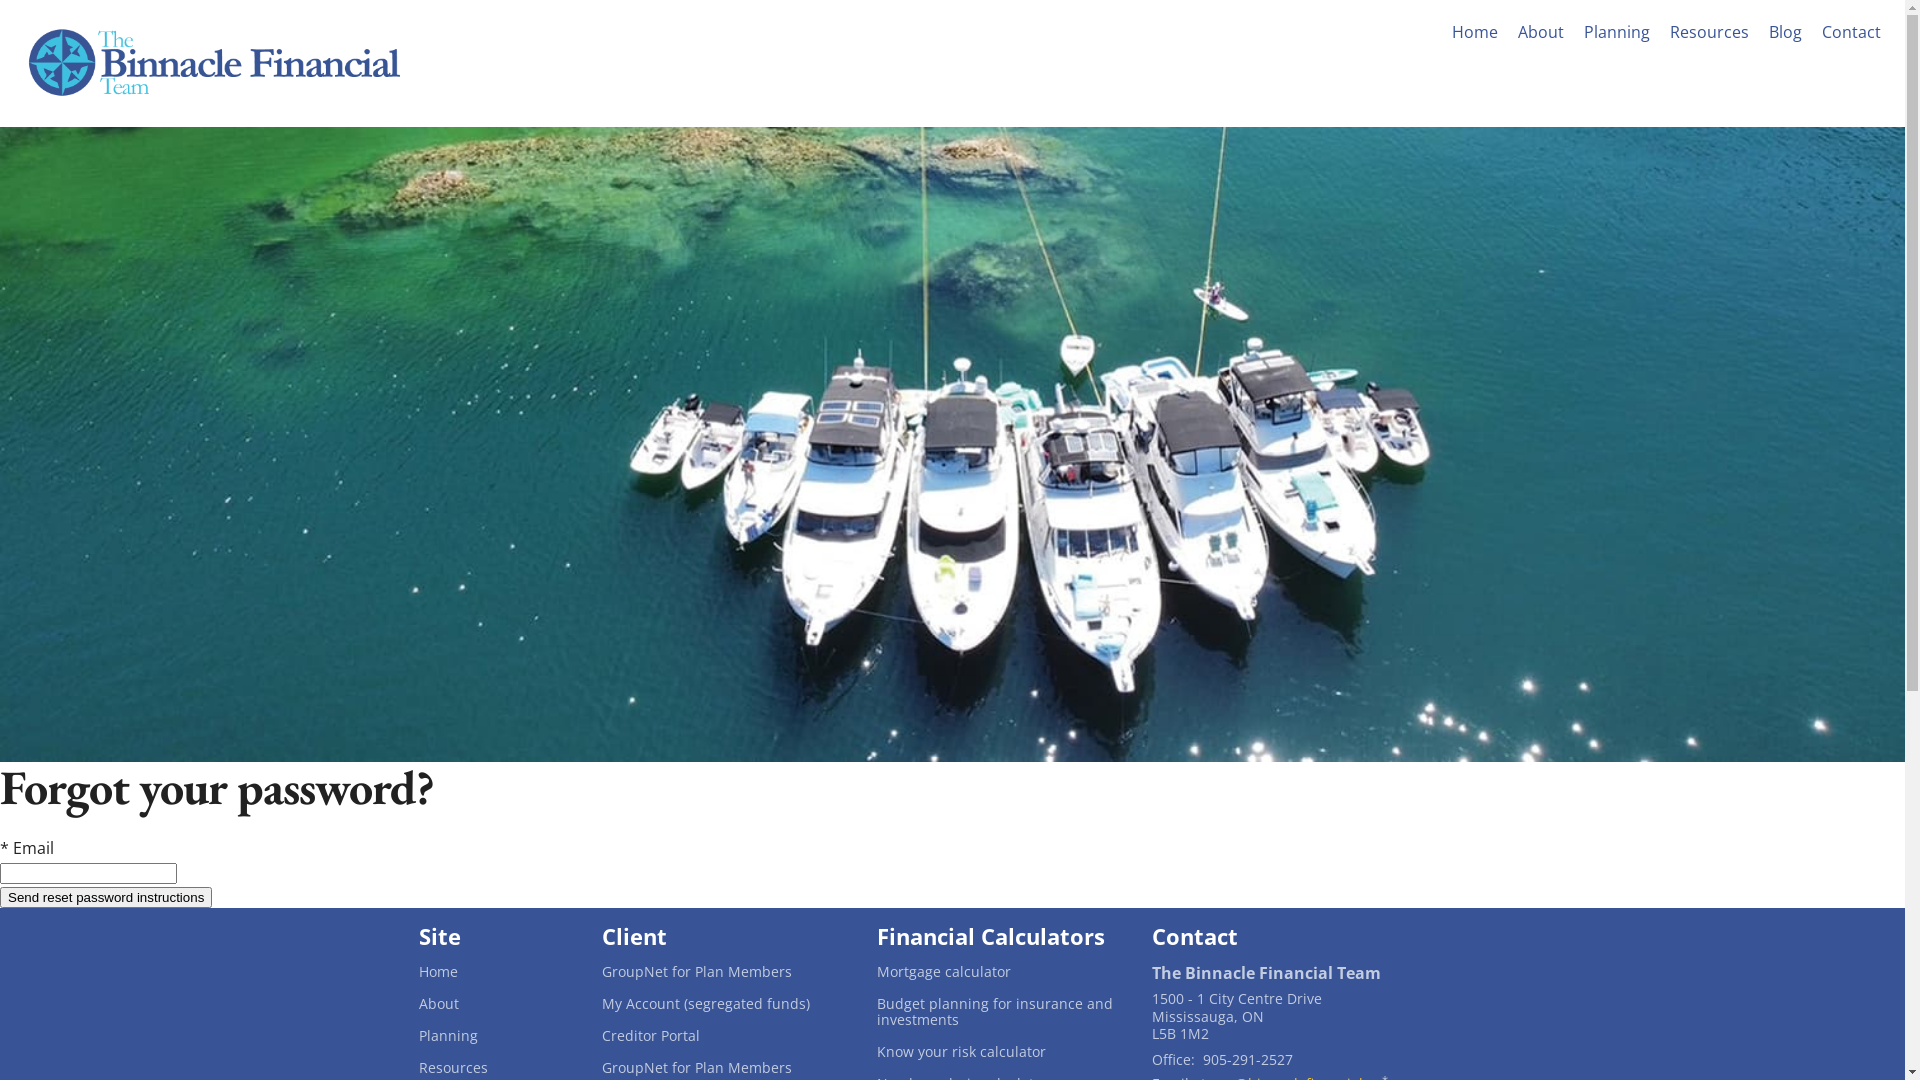 This screenshot has width=1920, height=1080. Describe the element at coordinates (104, 896) in the screenshot. I see `'Send reset password instructions'` at that location.